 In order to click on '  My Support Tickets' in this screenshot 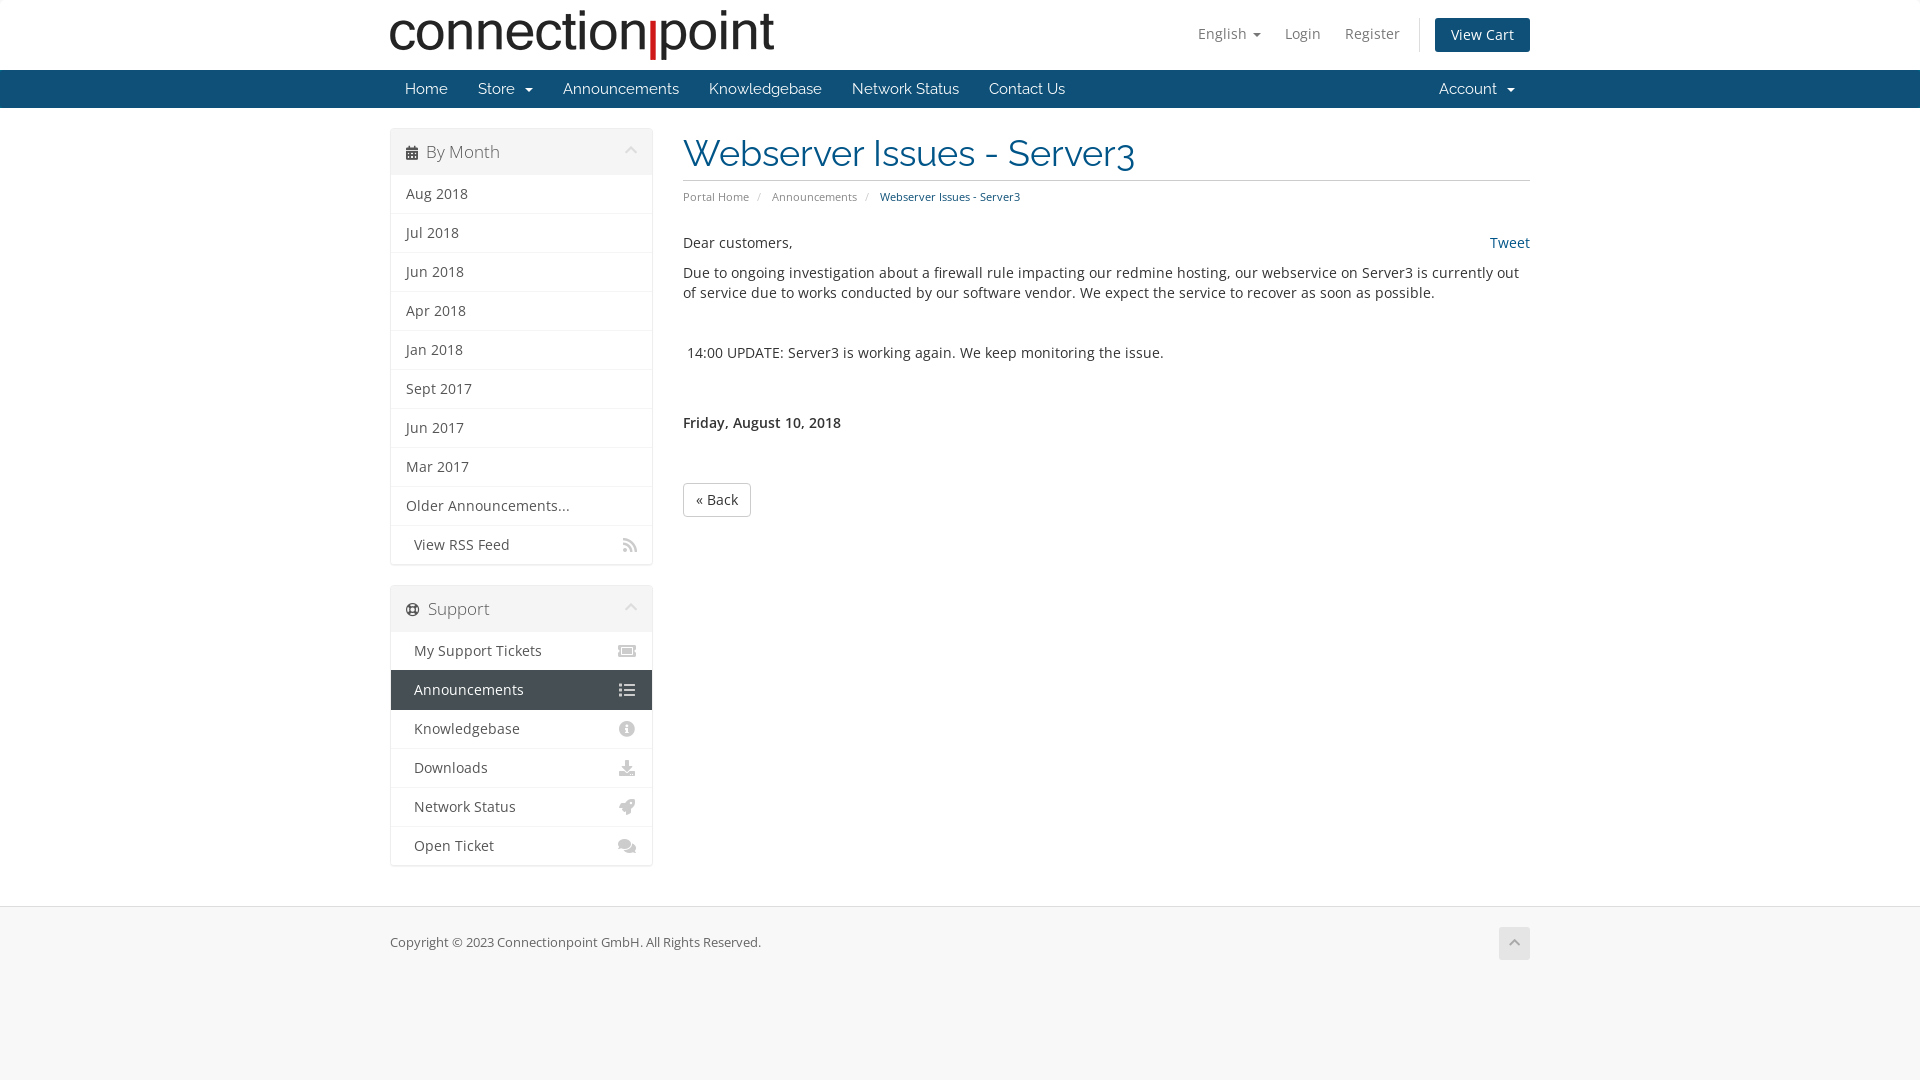, I will do `click(390, 651)`.